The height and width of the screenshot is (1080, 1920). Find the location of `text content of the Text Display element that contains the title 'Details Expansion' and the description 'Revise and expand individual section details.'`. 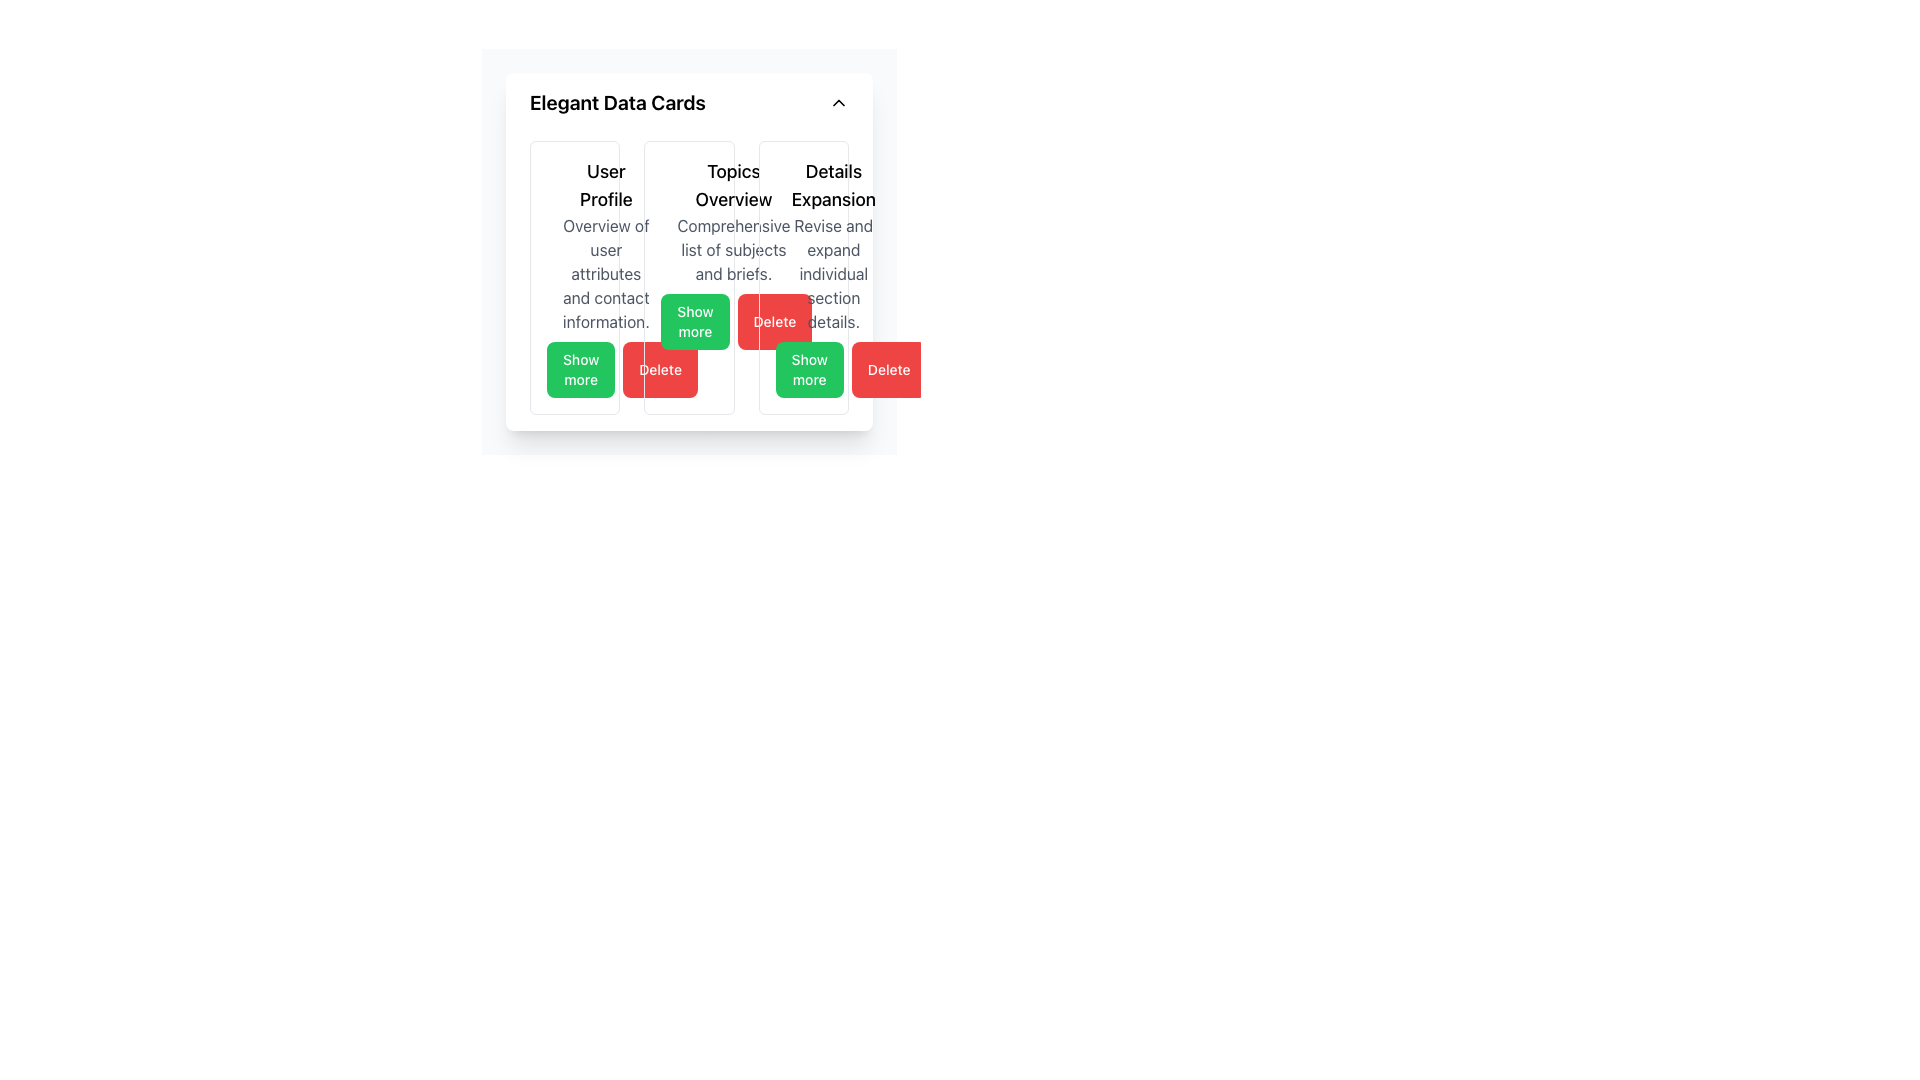

text content of the Text Display element that contains the title 'Details Expansion' and the description 'Revise and expand individual section details.' is located at coordinates (833, 245).